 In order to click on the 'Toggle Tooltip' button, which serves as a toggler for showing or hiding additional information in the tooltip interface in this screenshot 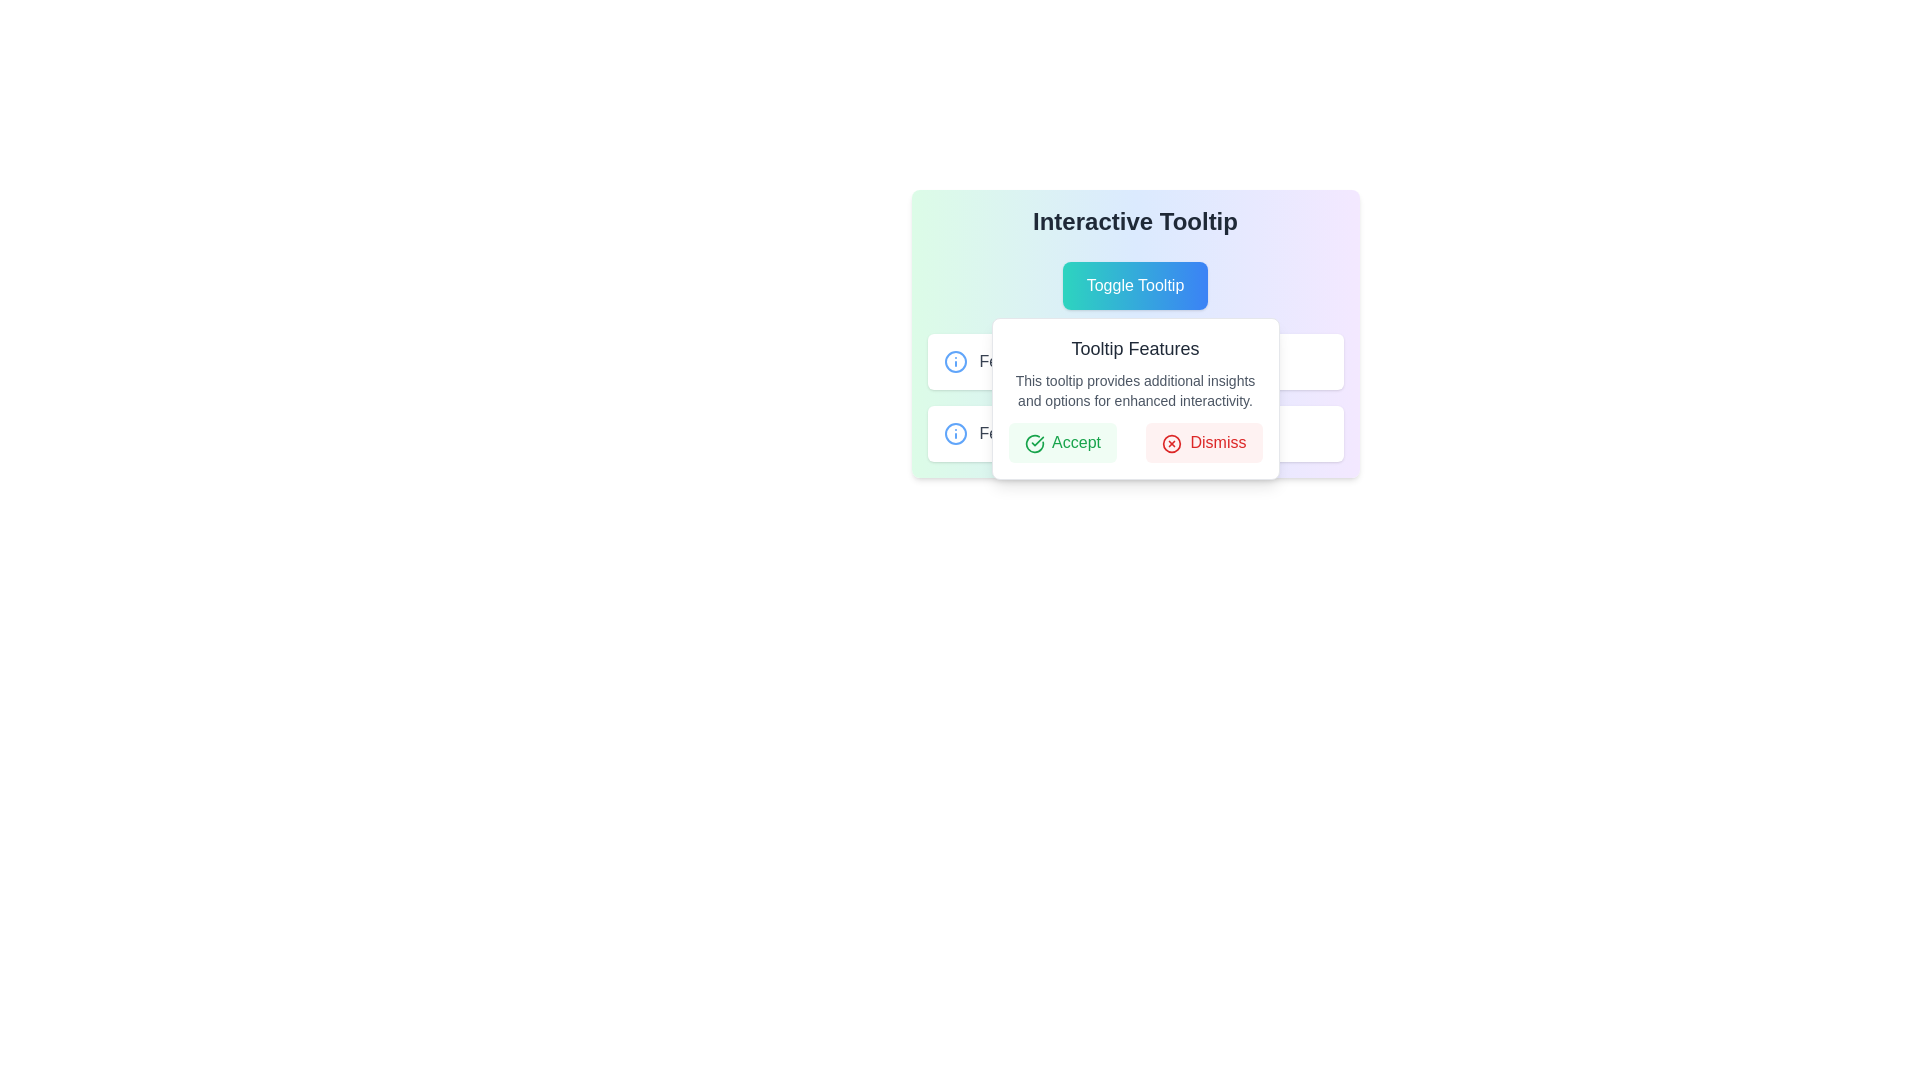, I will do `click(1135, 285)`.